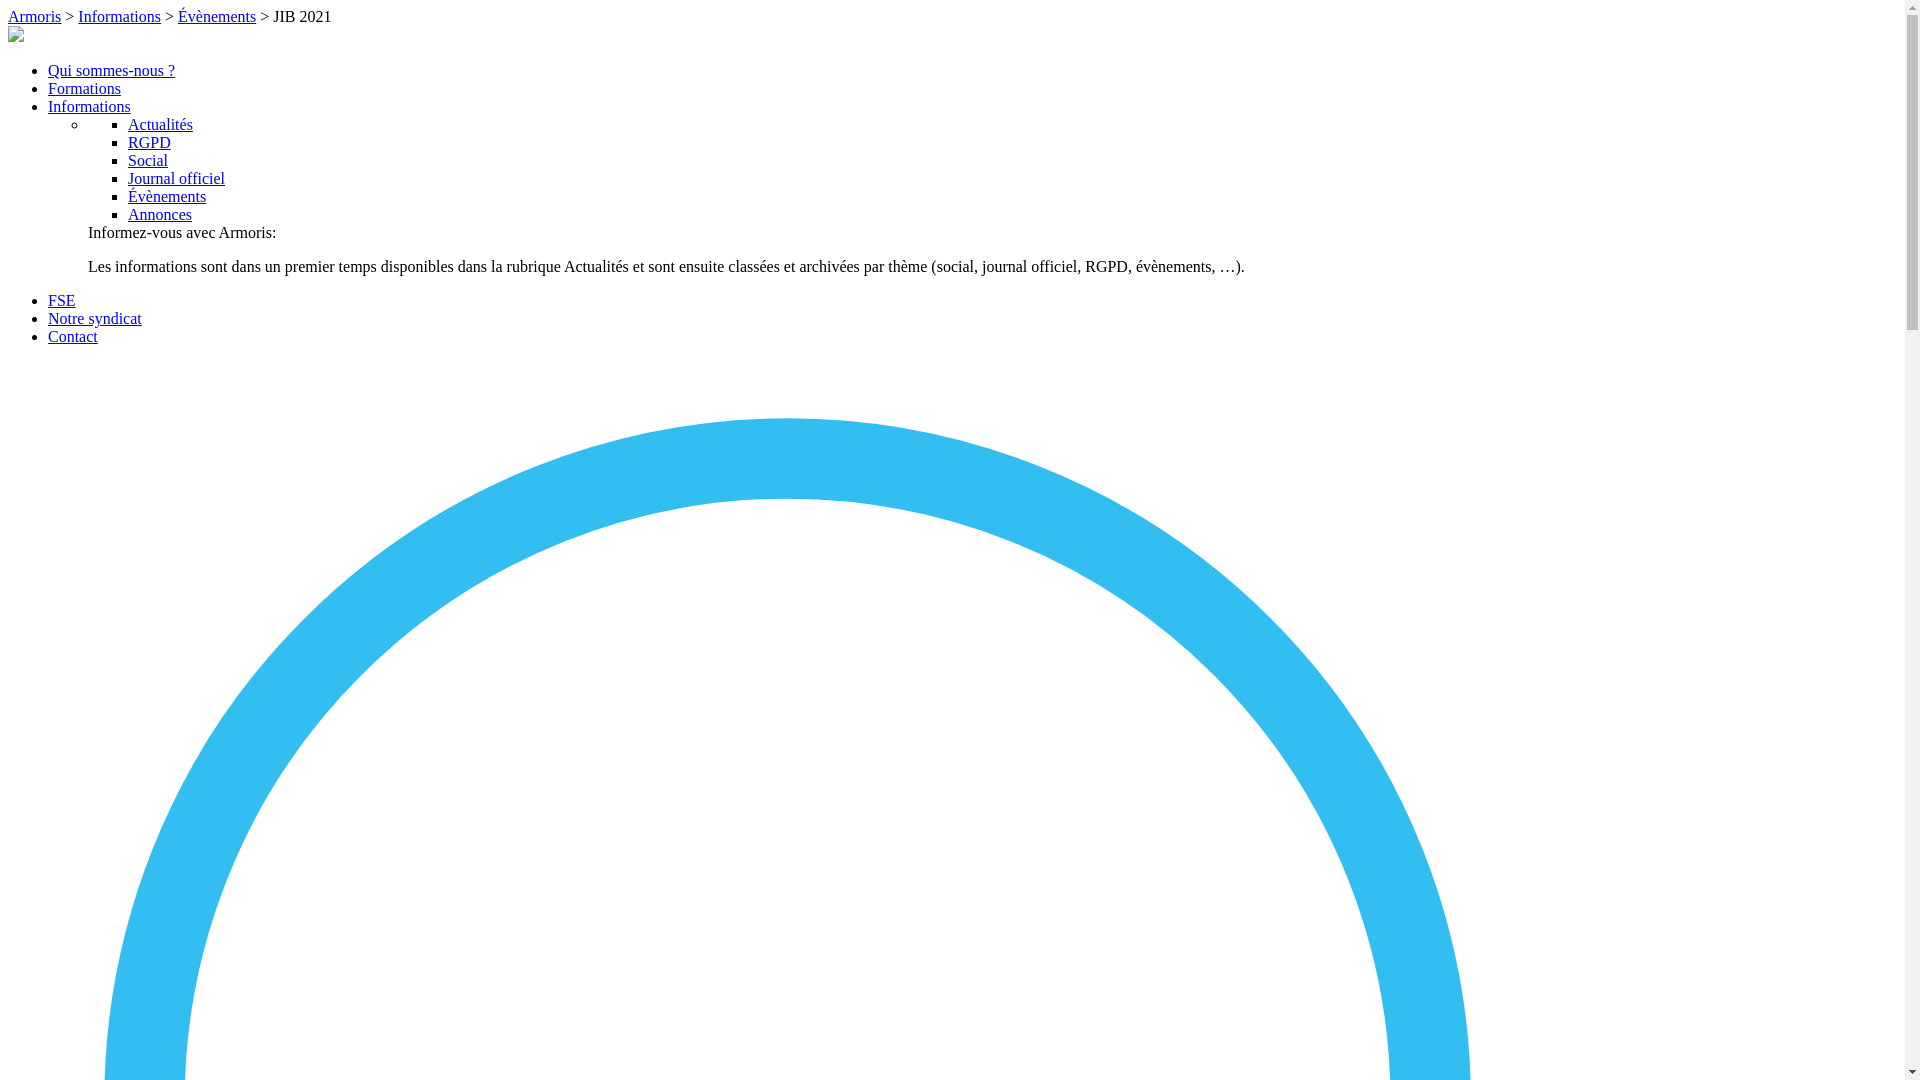  What do you see at coordinates (88, 106) in the screenshot?
I see `'Informations'` at bounding box center [88, 106].